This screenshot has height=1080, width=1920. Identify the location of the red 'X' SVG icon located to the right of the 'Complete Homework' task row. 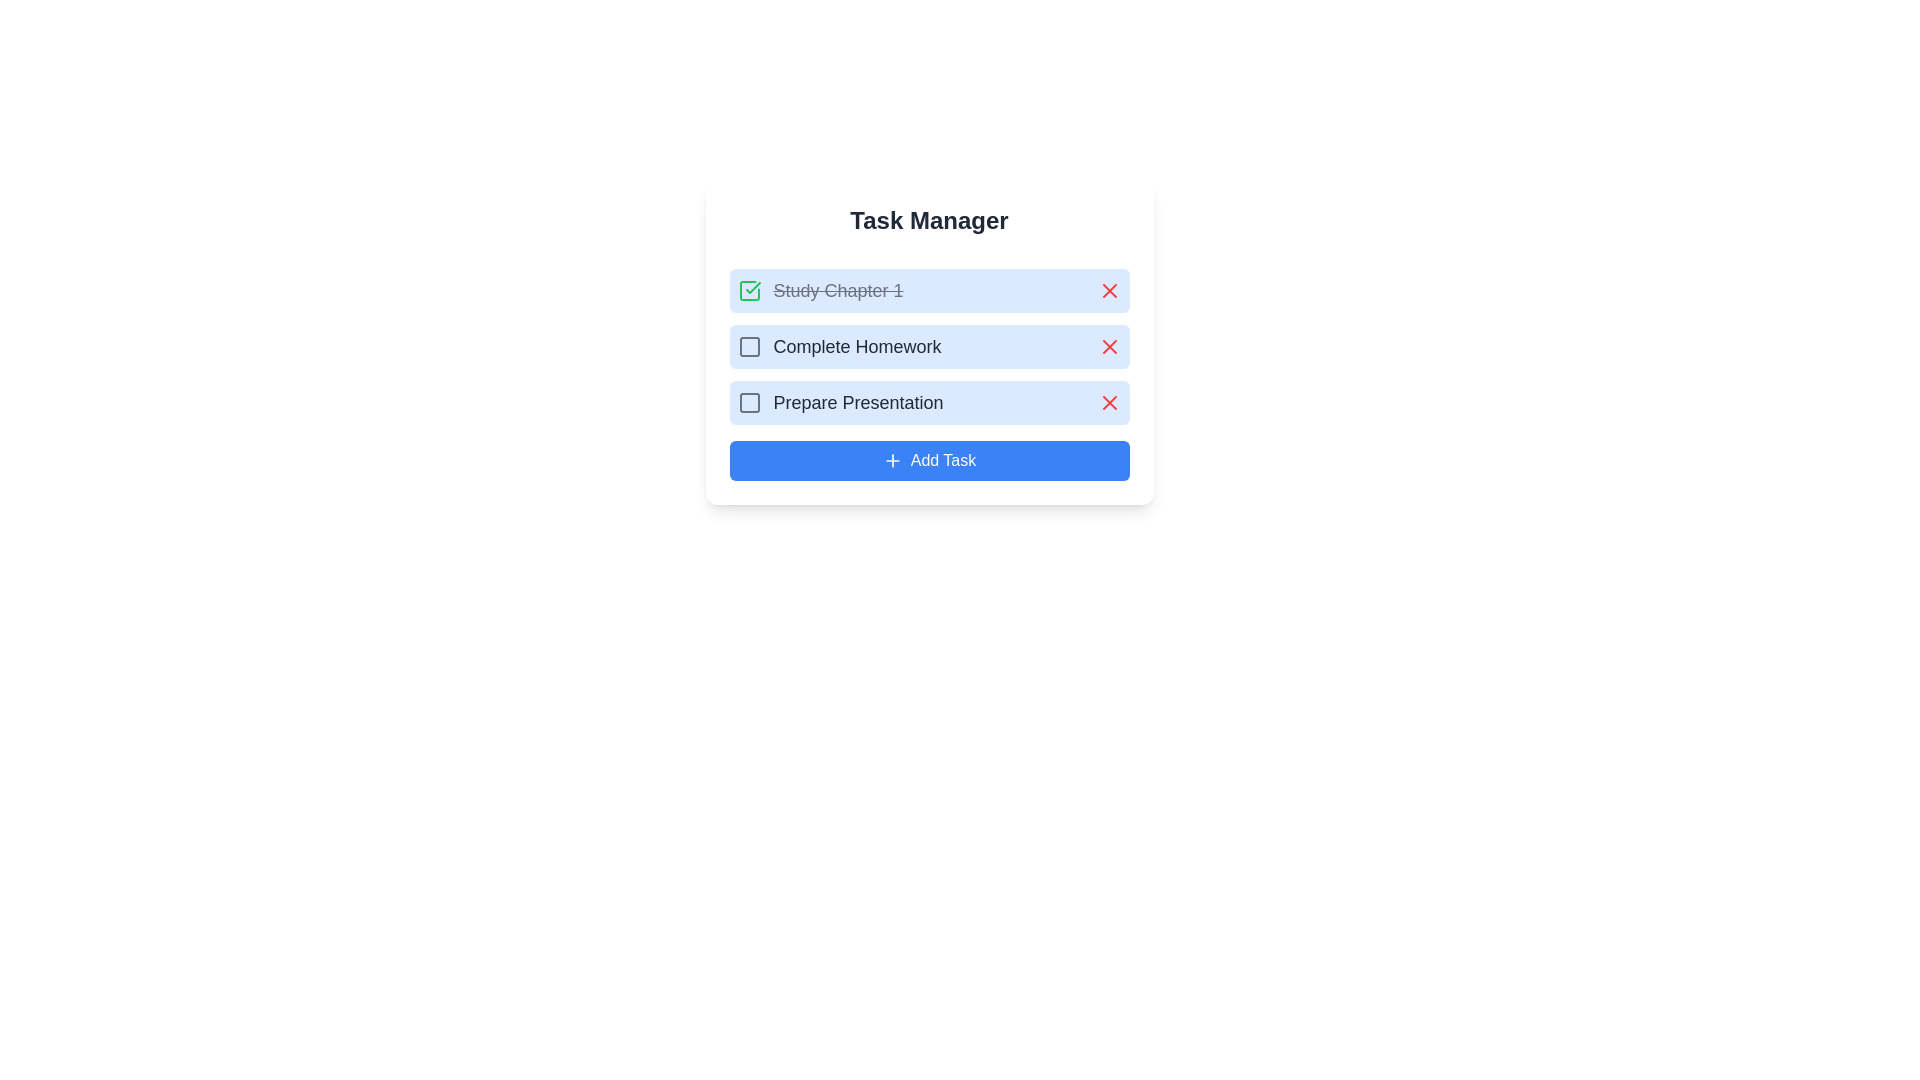
(1108, 346).